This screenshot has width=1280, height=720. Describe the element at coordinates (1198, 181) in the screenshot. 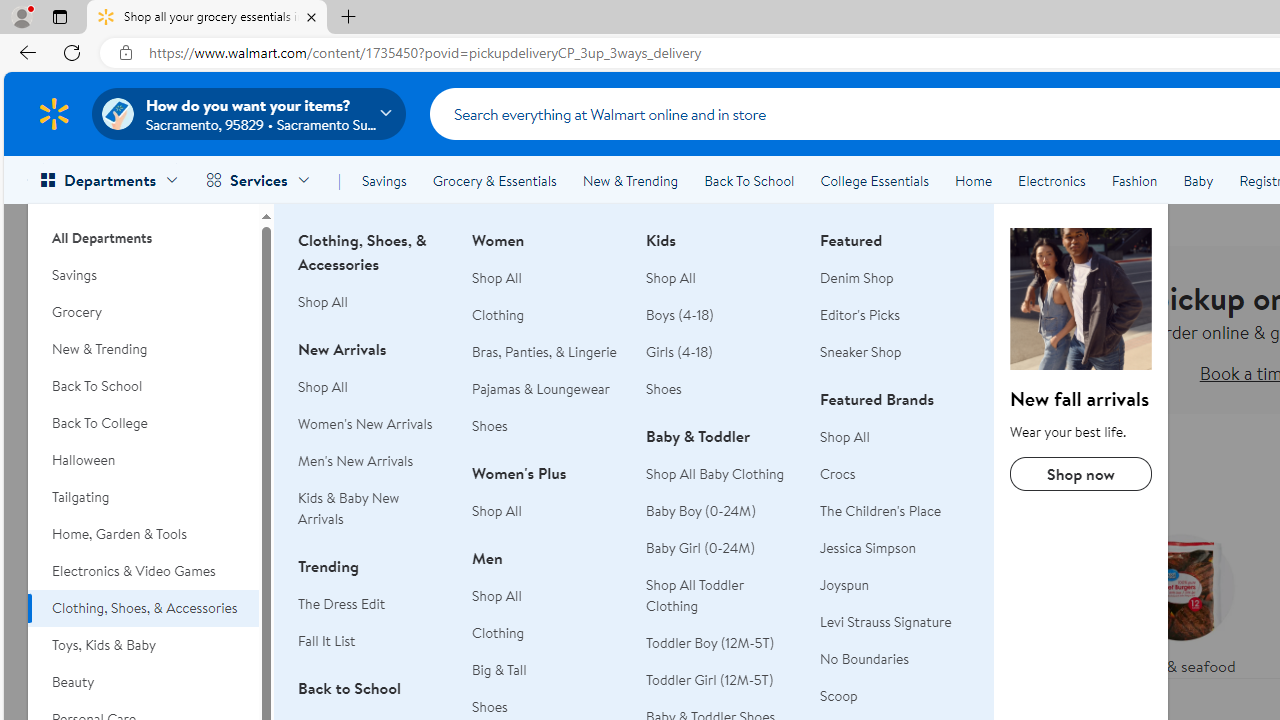

I see `'Baby'` at that location.